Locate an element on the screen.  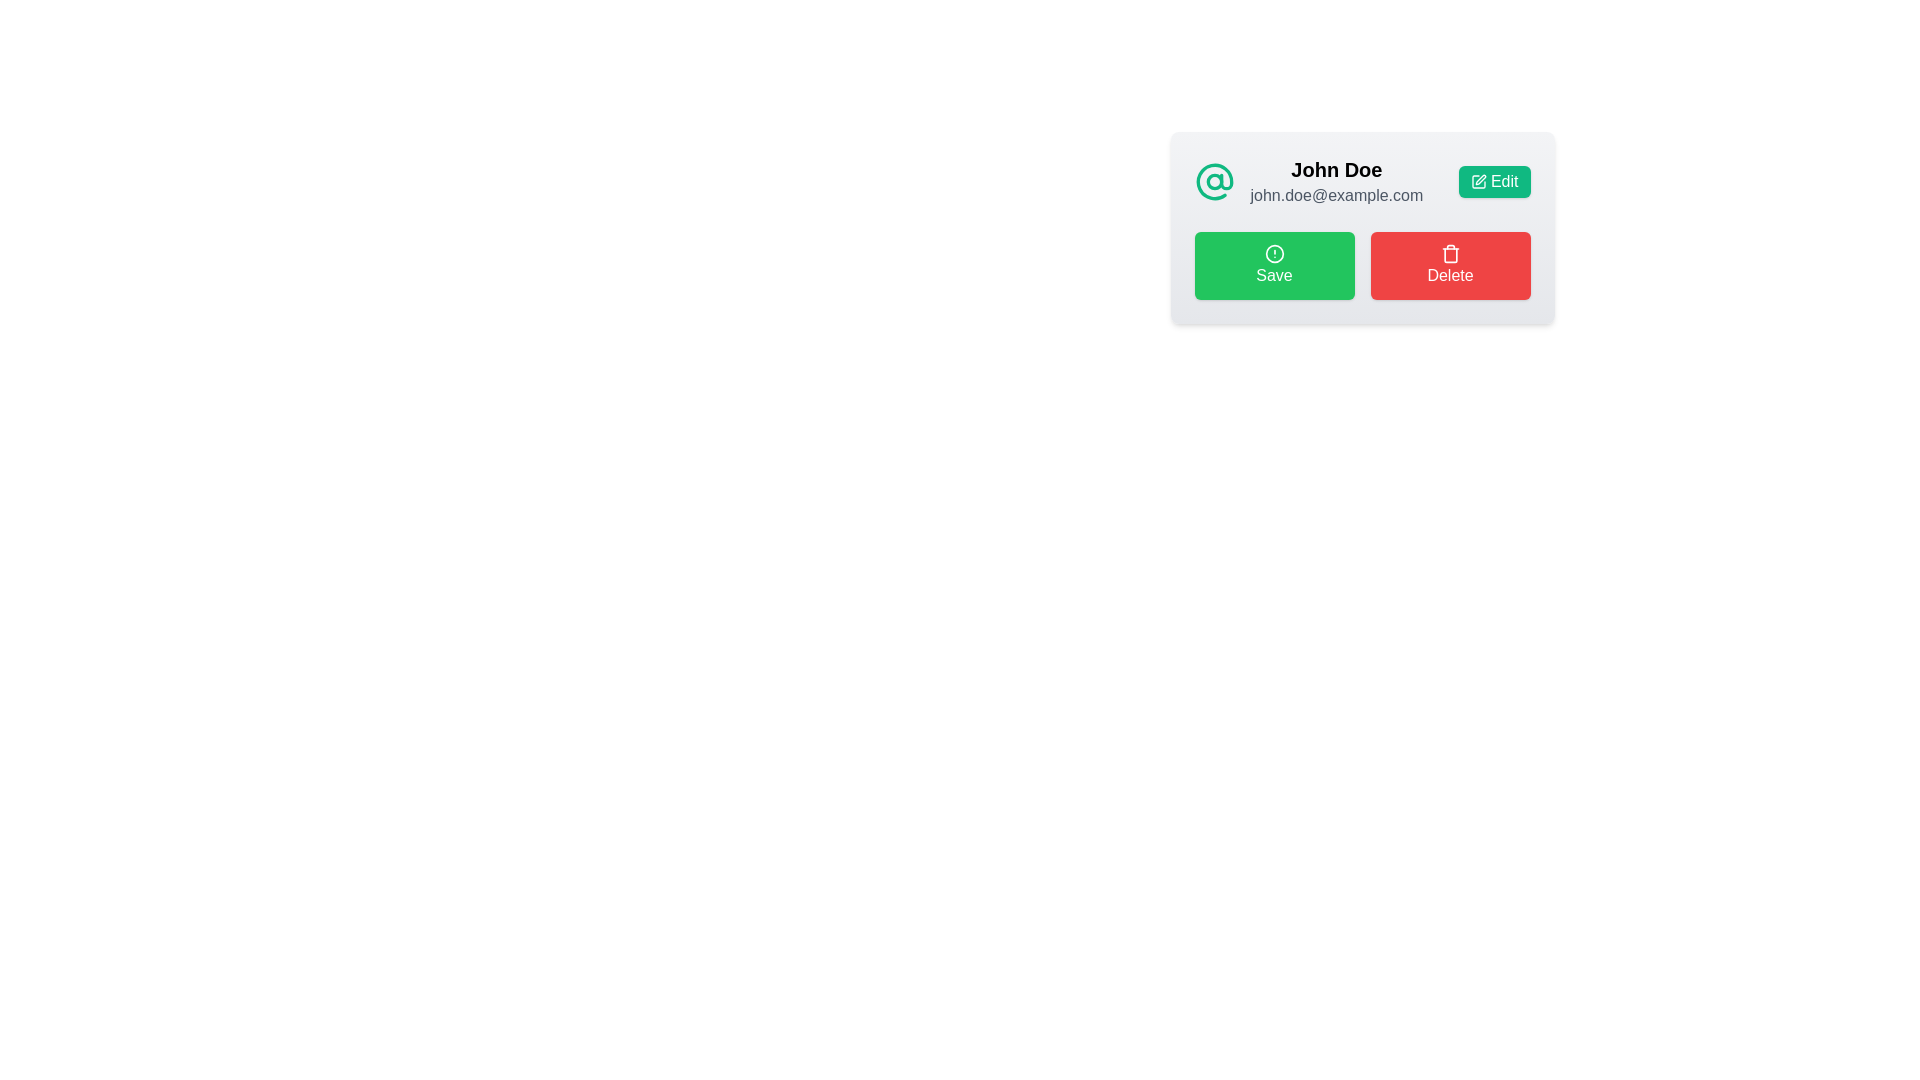
the user profile section containing the name 'John Doe' and email 'john.doe@example.com' is located at coordinates (1361, 181).